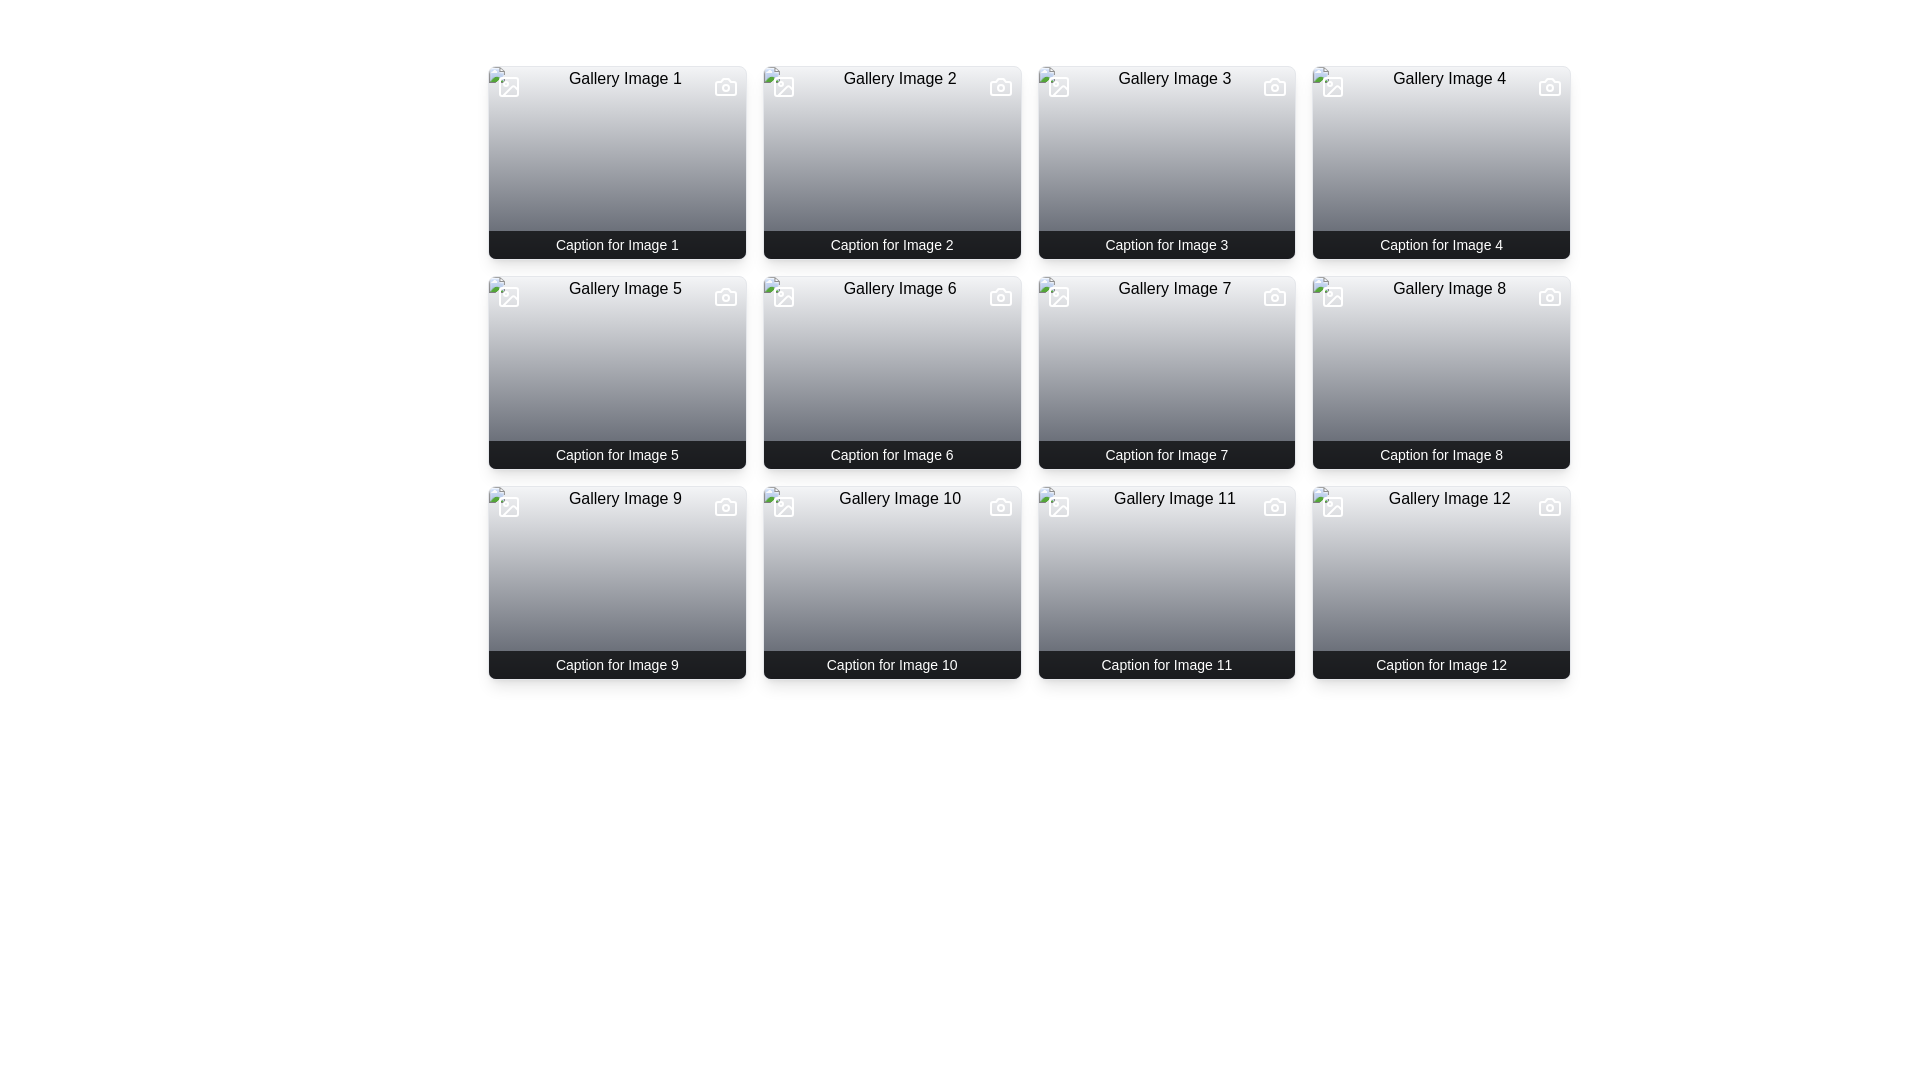  I want to click on the text label displaying 'Caption for Image 7' which is positioned at the bottom of the gallery card labeled 'Gallery Image 7' in the third row and second column of the grid layout, so click(1166, 455).